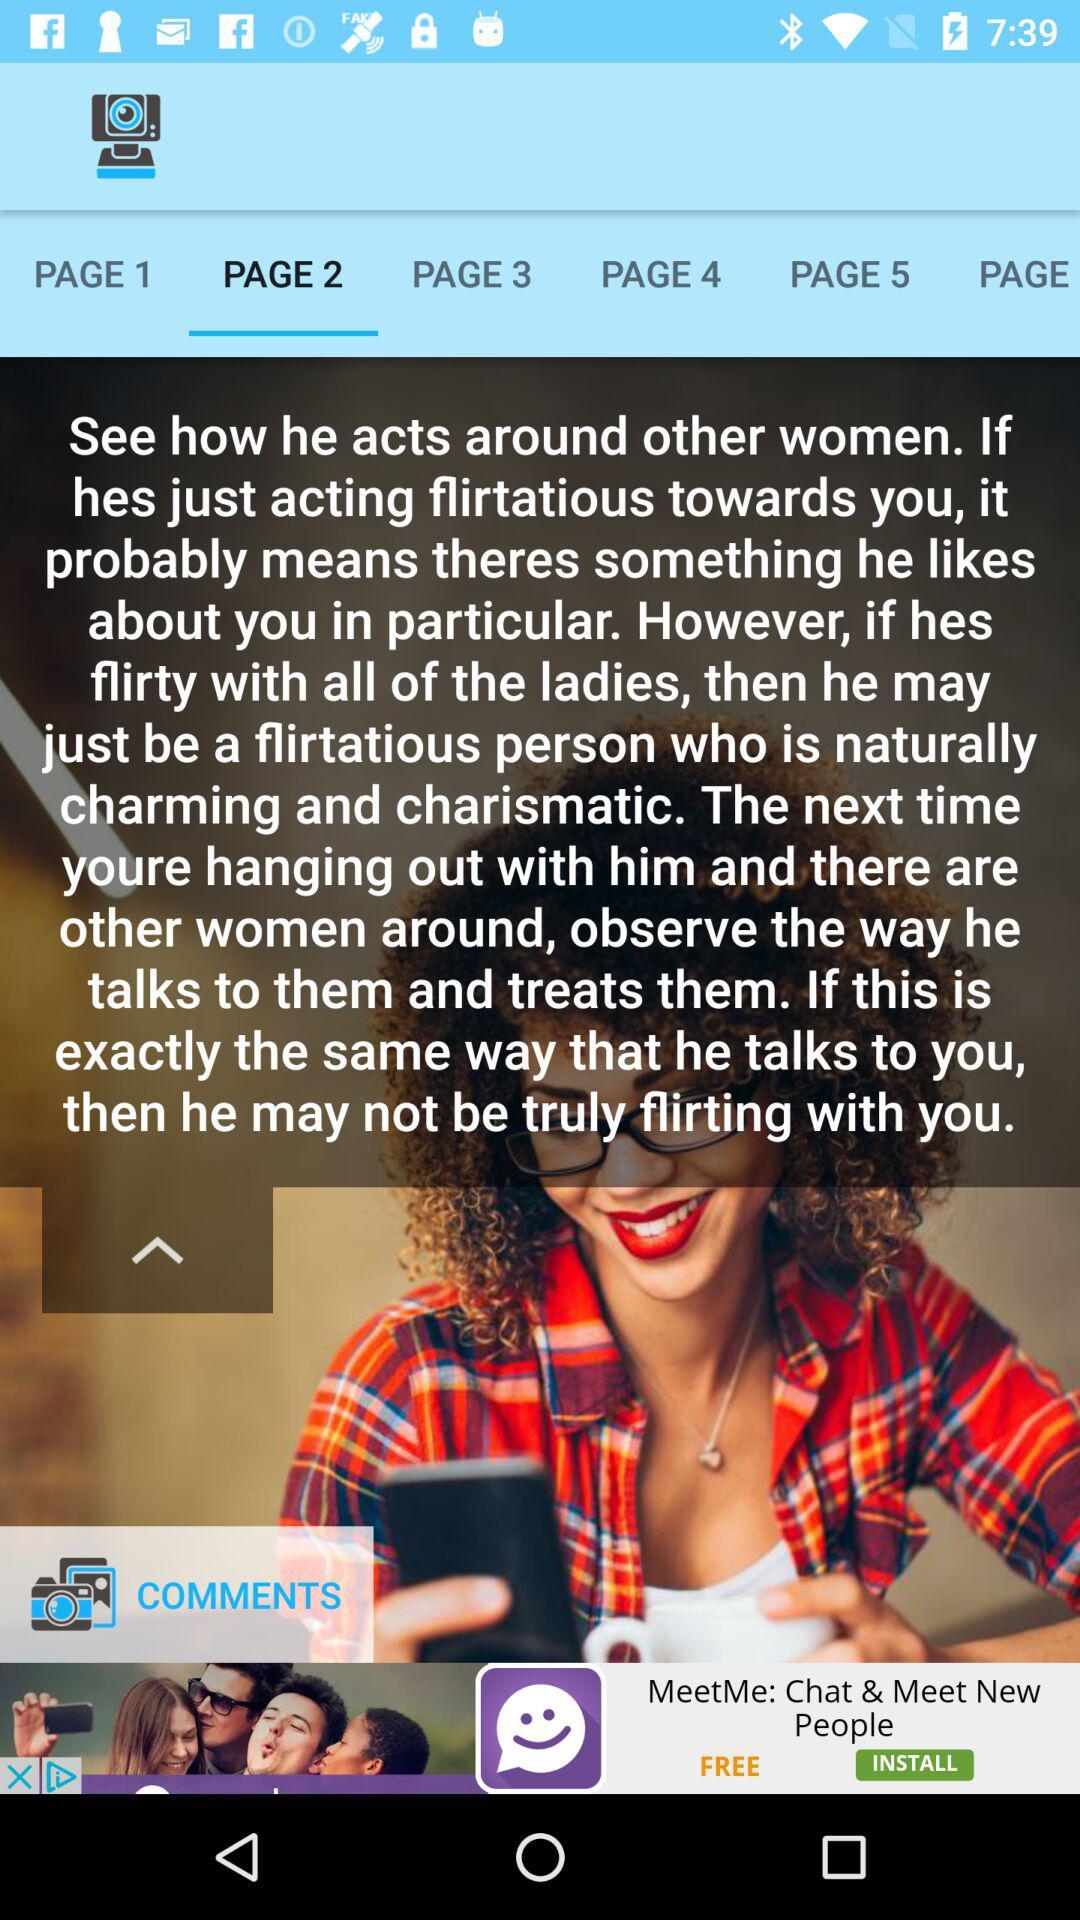 This screenshot has height=1920, width=1080. What do you see at coordinates (156, 1249) in the screenshot?
I see `collapse` at bounding box center [156, 1249].